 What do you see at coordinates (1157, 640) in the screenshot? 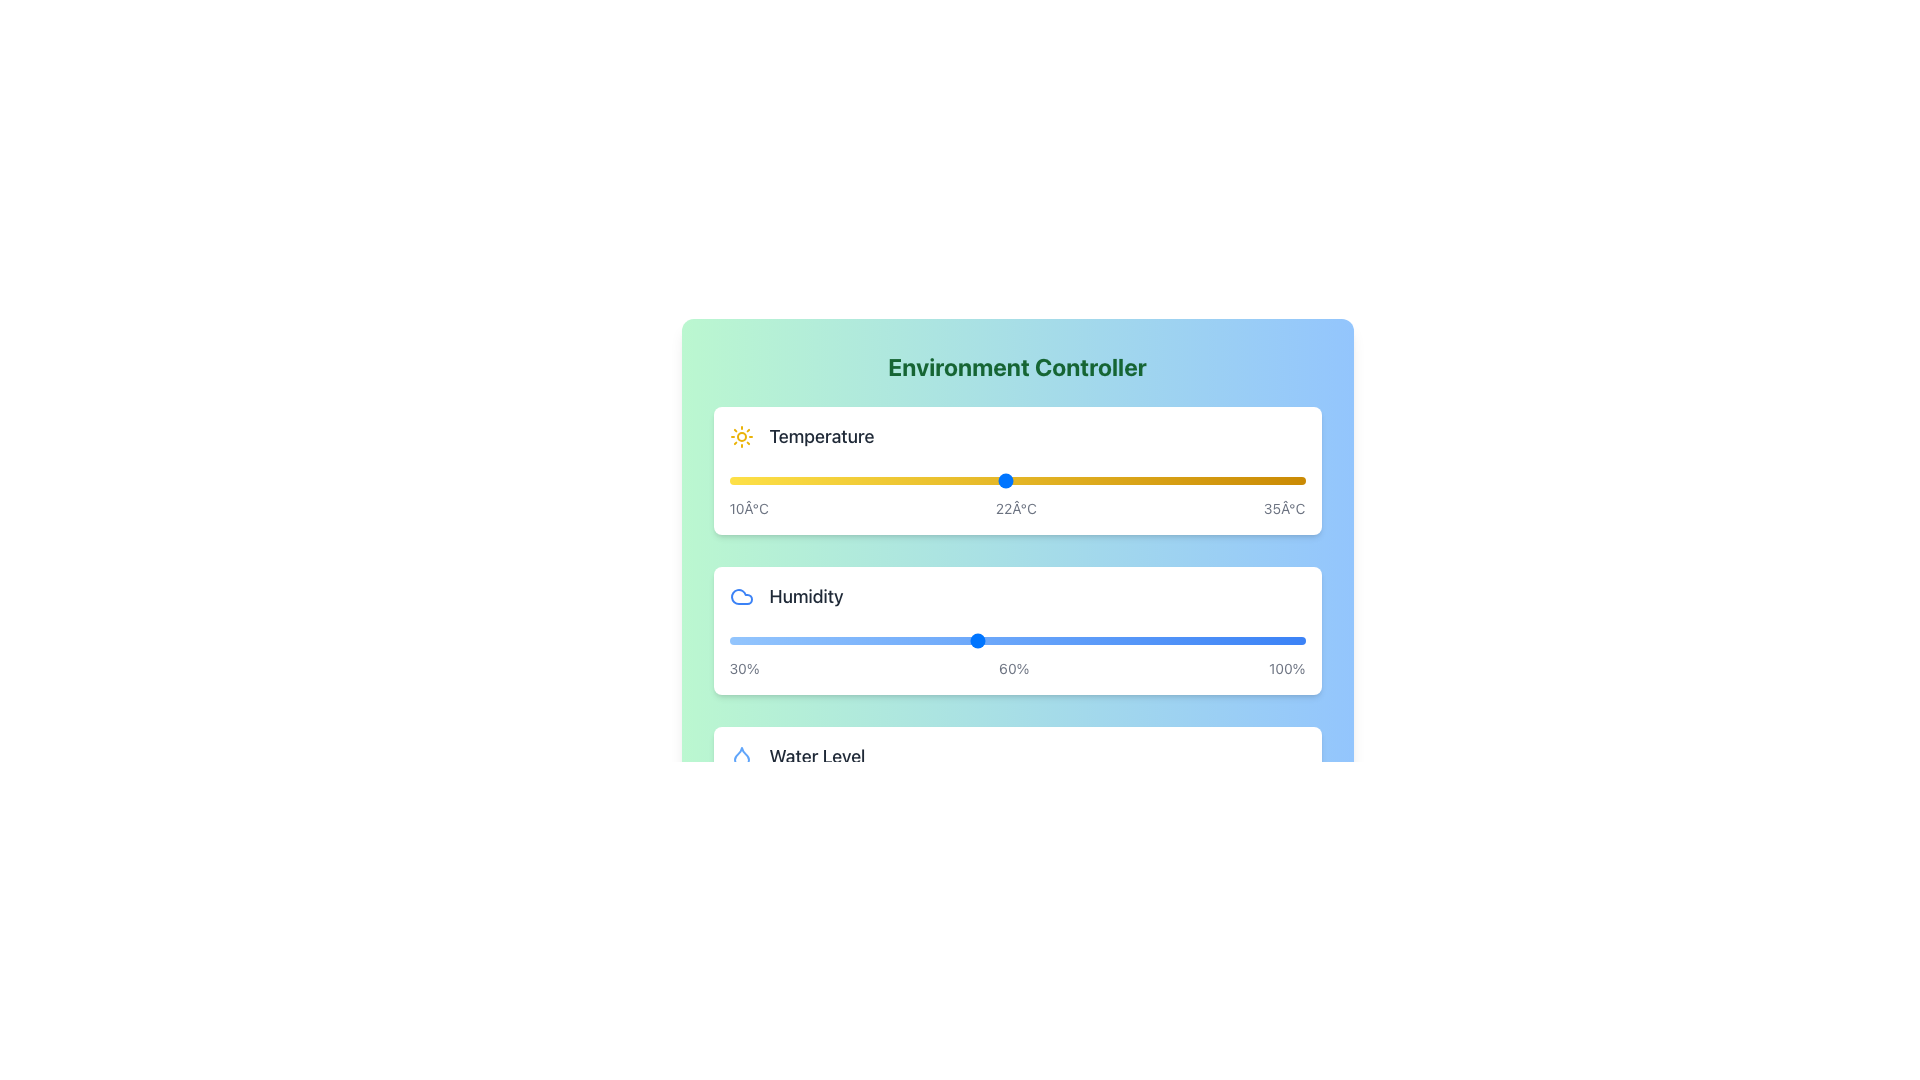
I see `humidity` at bounding box center [1157, 640].